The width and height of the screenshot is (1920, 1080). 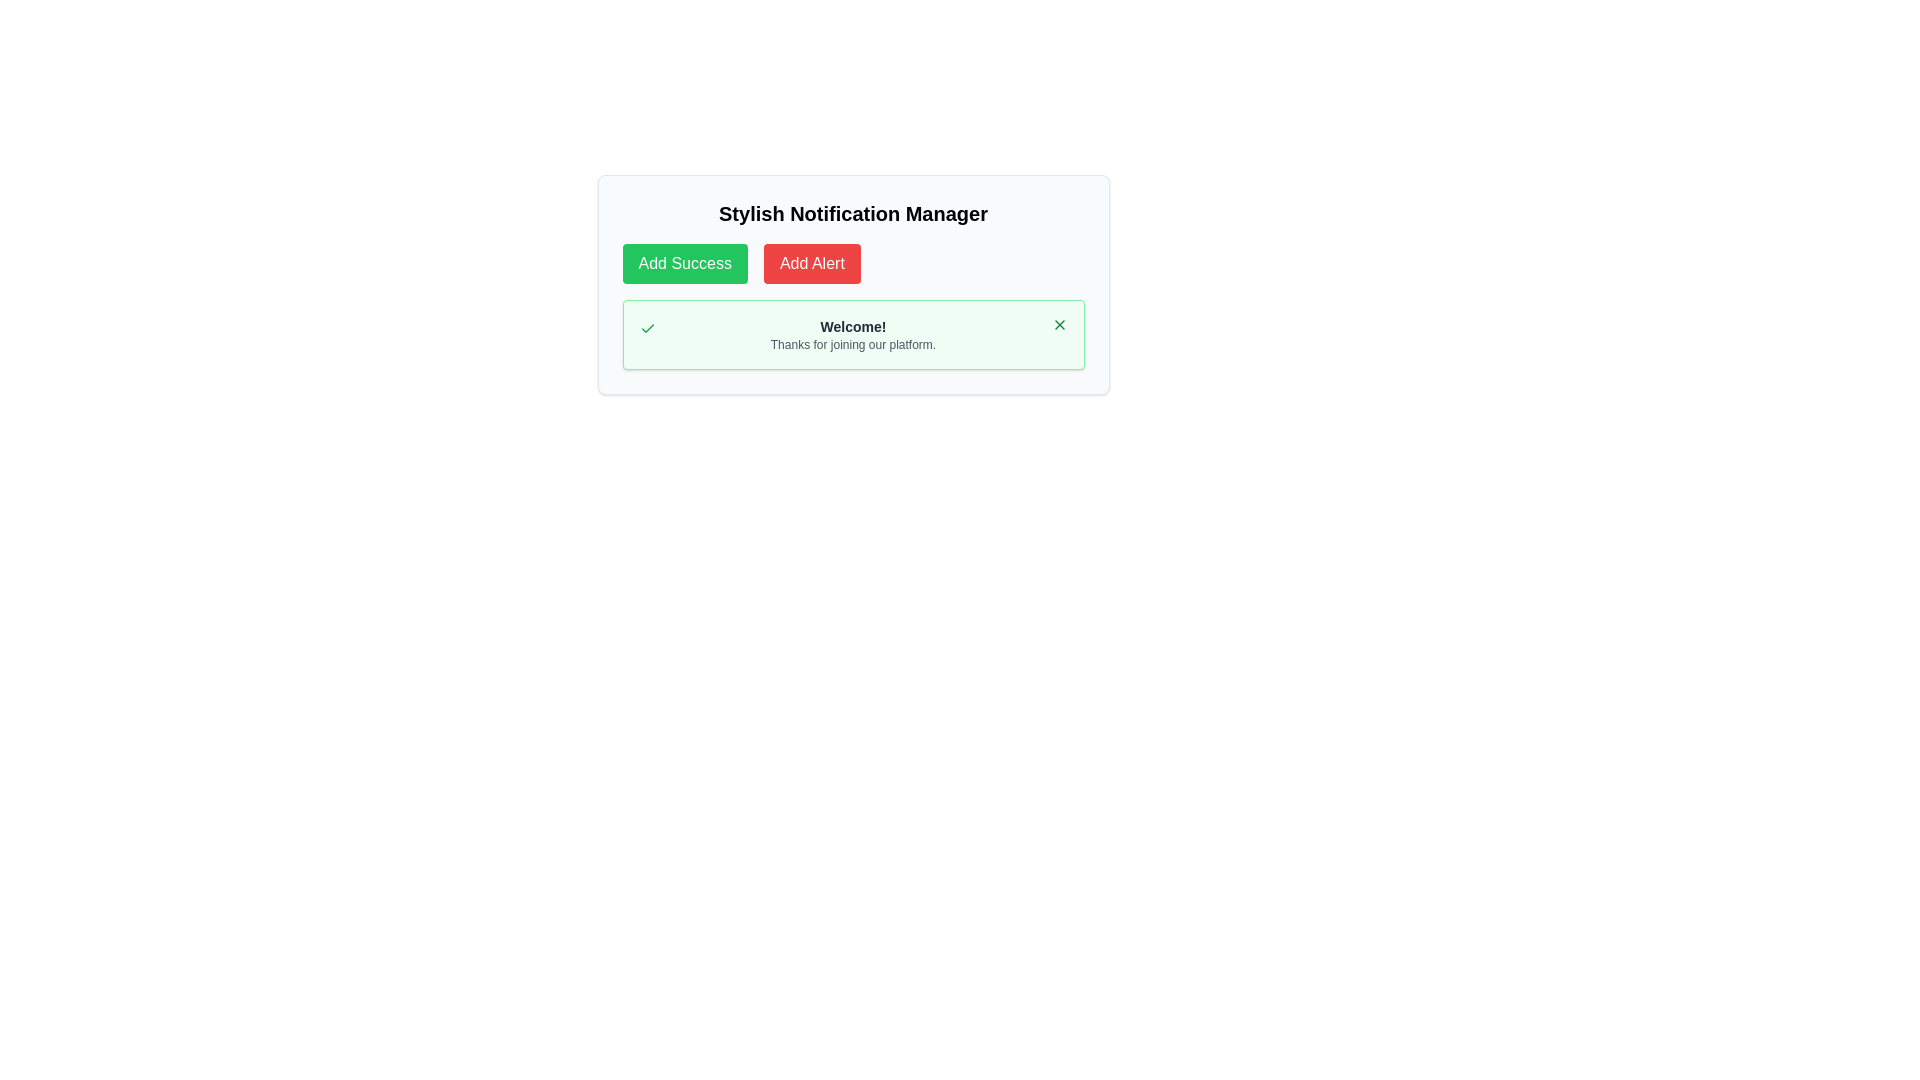 I want to click on the button to the right of the 'Add Success' button, so click(x=812, y=262).